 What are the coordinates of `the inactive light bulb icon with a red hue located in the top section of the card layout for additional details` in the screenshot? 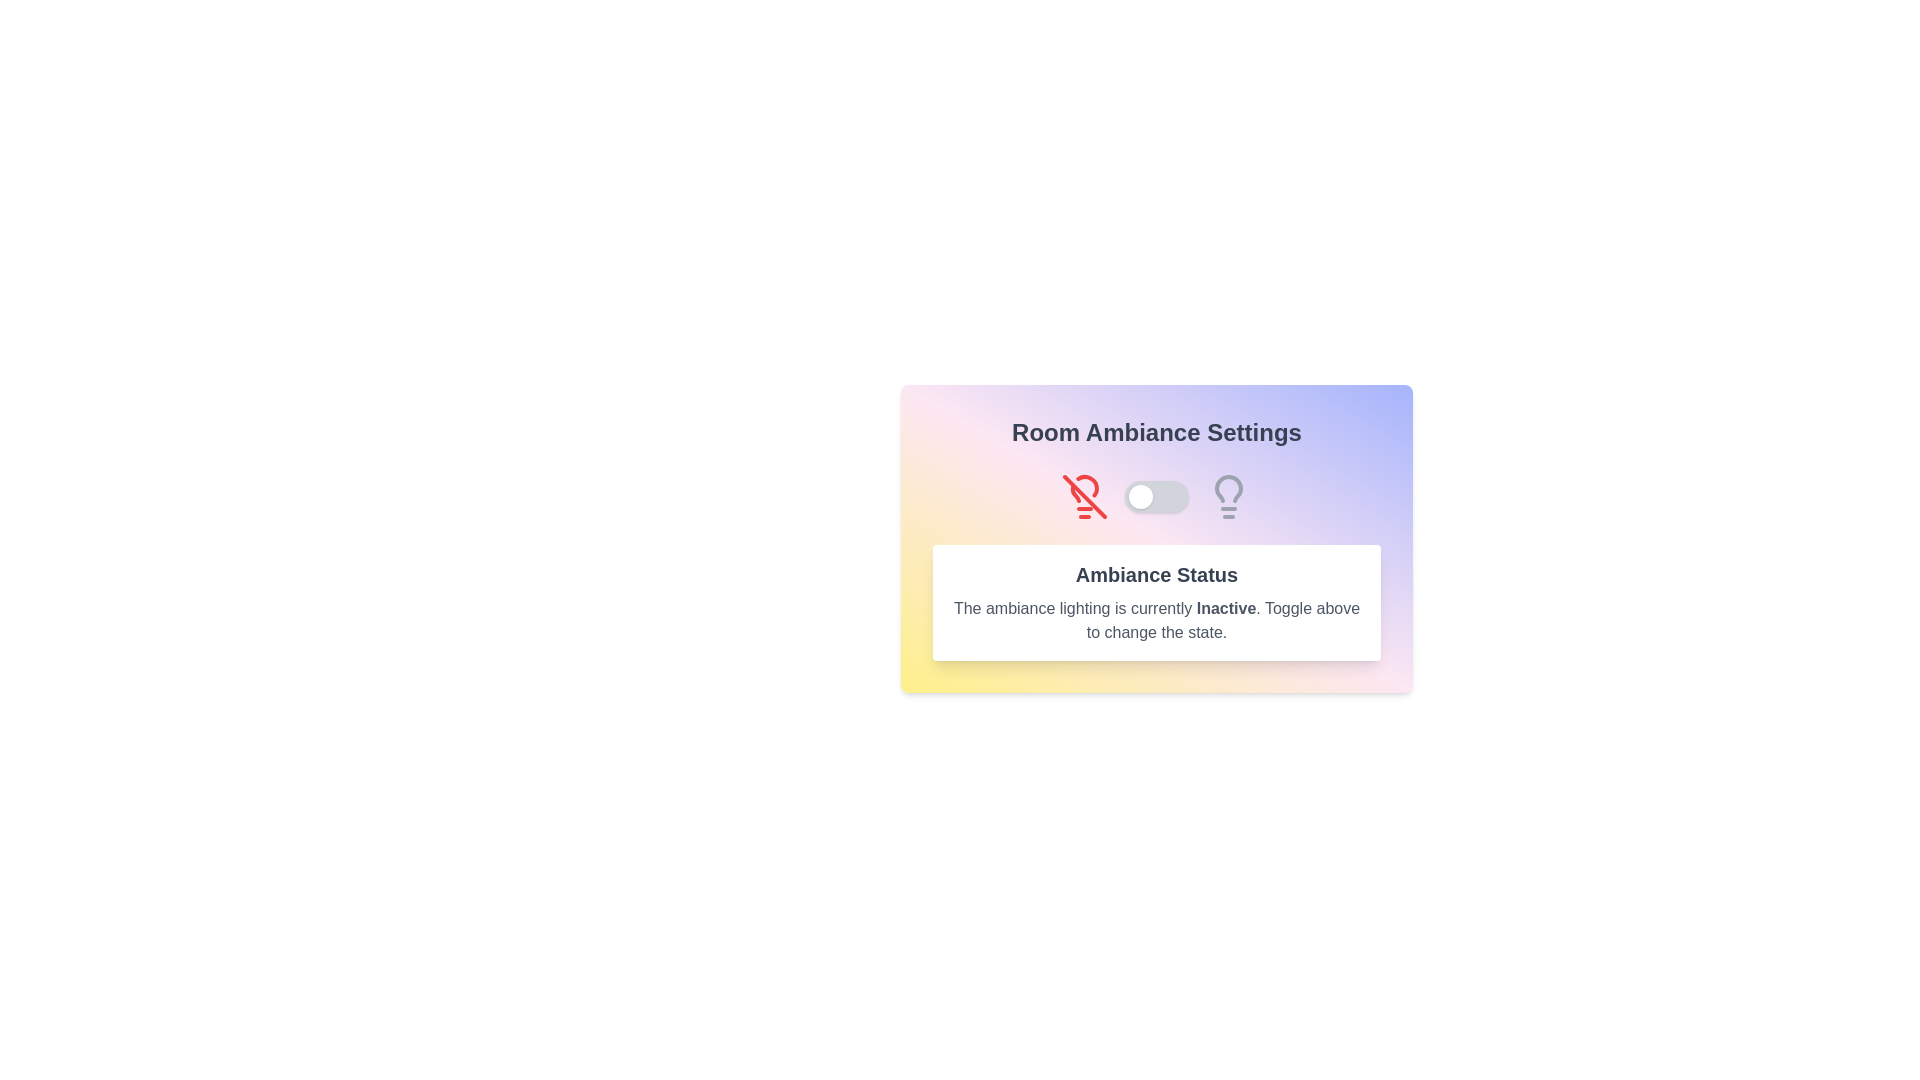 It's located at (1083, 496).